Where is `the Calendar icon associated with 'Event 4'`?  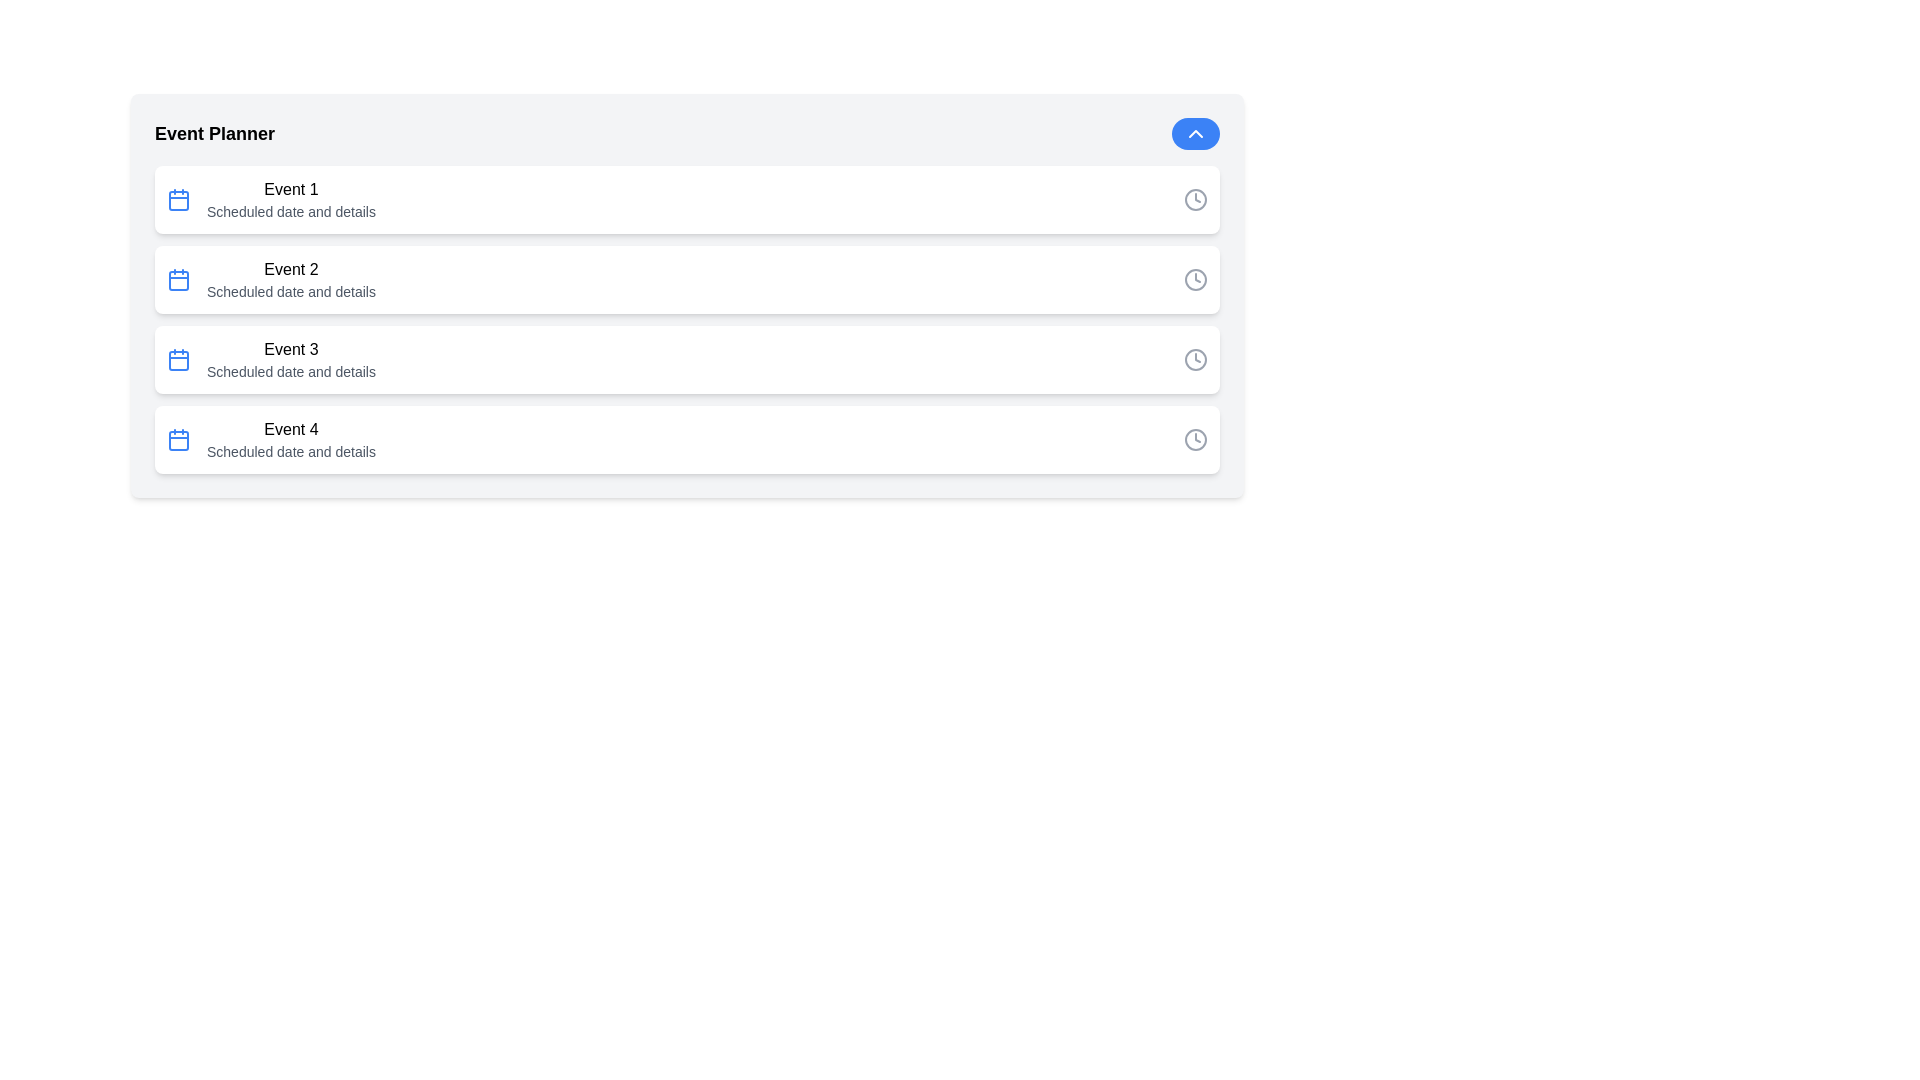
the Calendar icon associated with 'Event 4' is located at coordinates (178, 438).